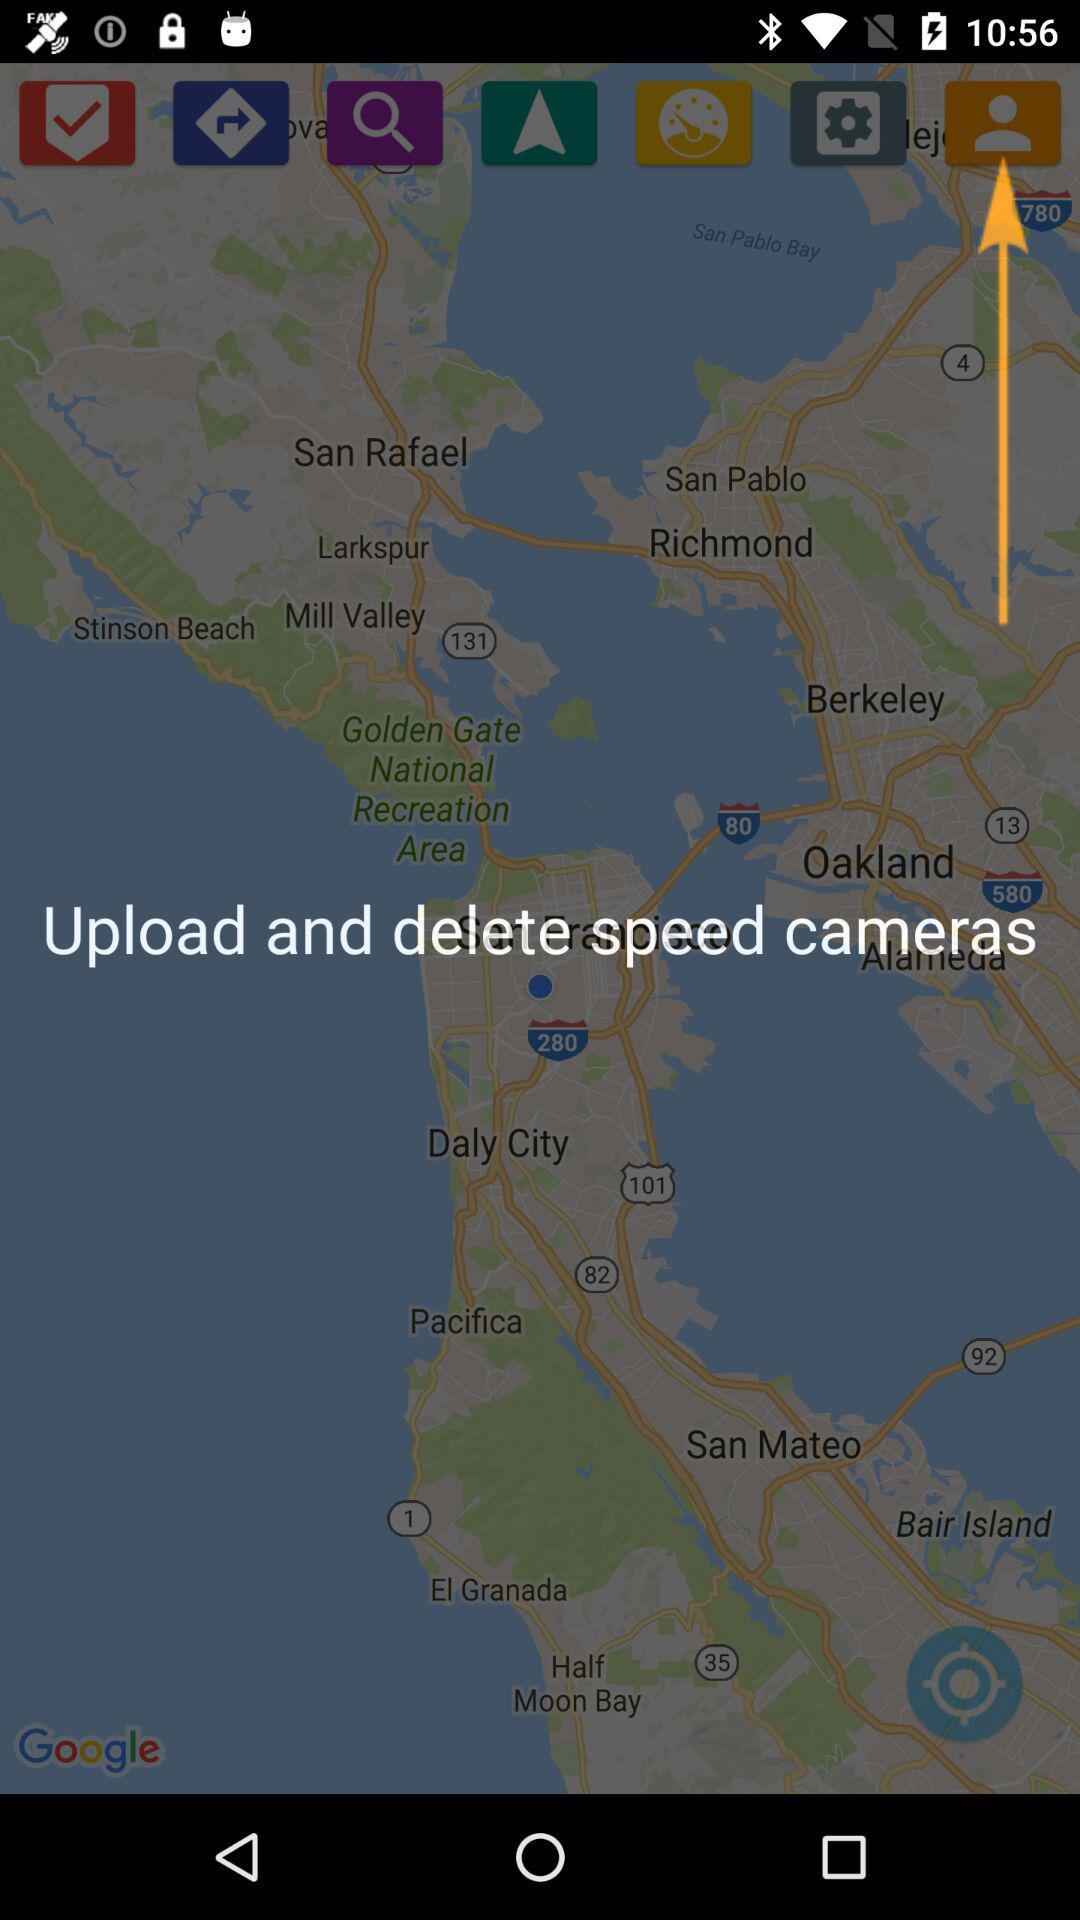 The image size is (1080, 1920). I want to click on use search option, so click(384, 121).